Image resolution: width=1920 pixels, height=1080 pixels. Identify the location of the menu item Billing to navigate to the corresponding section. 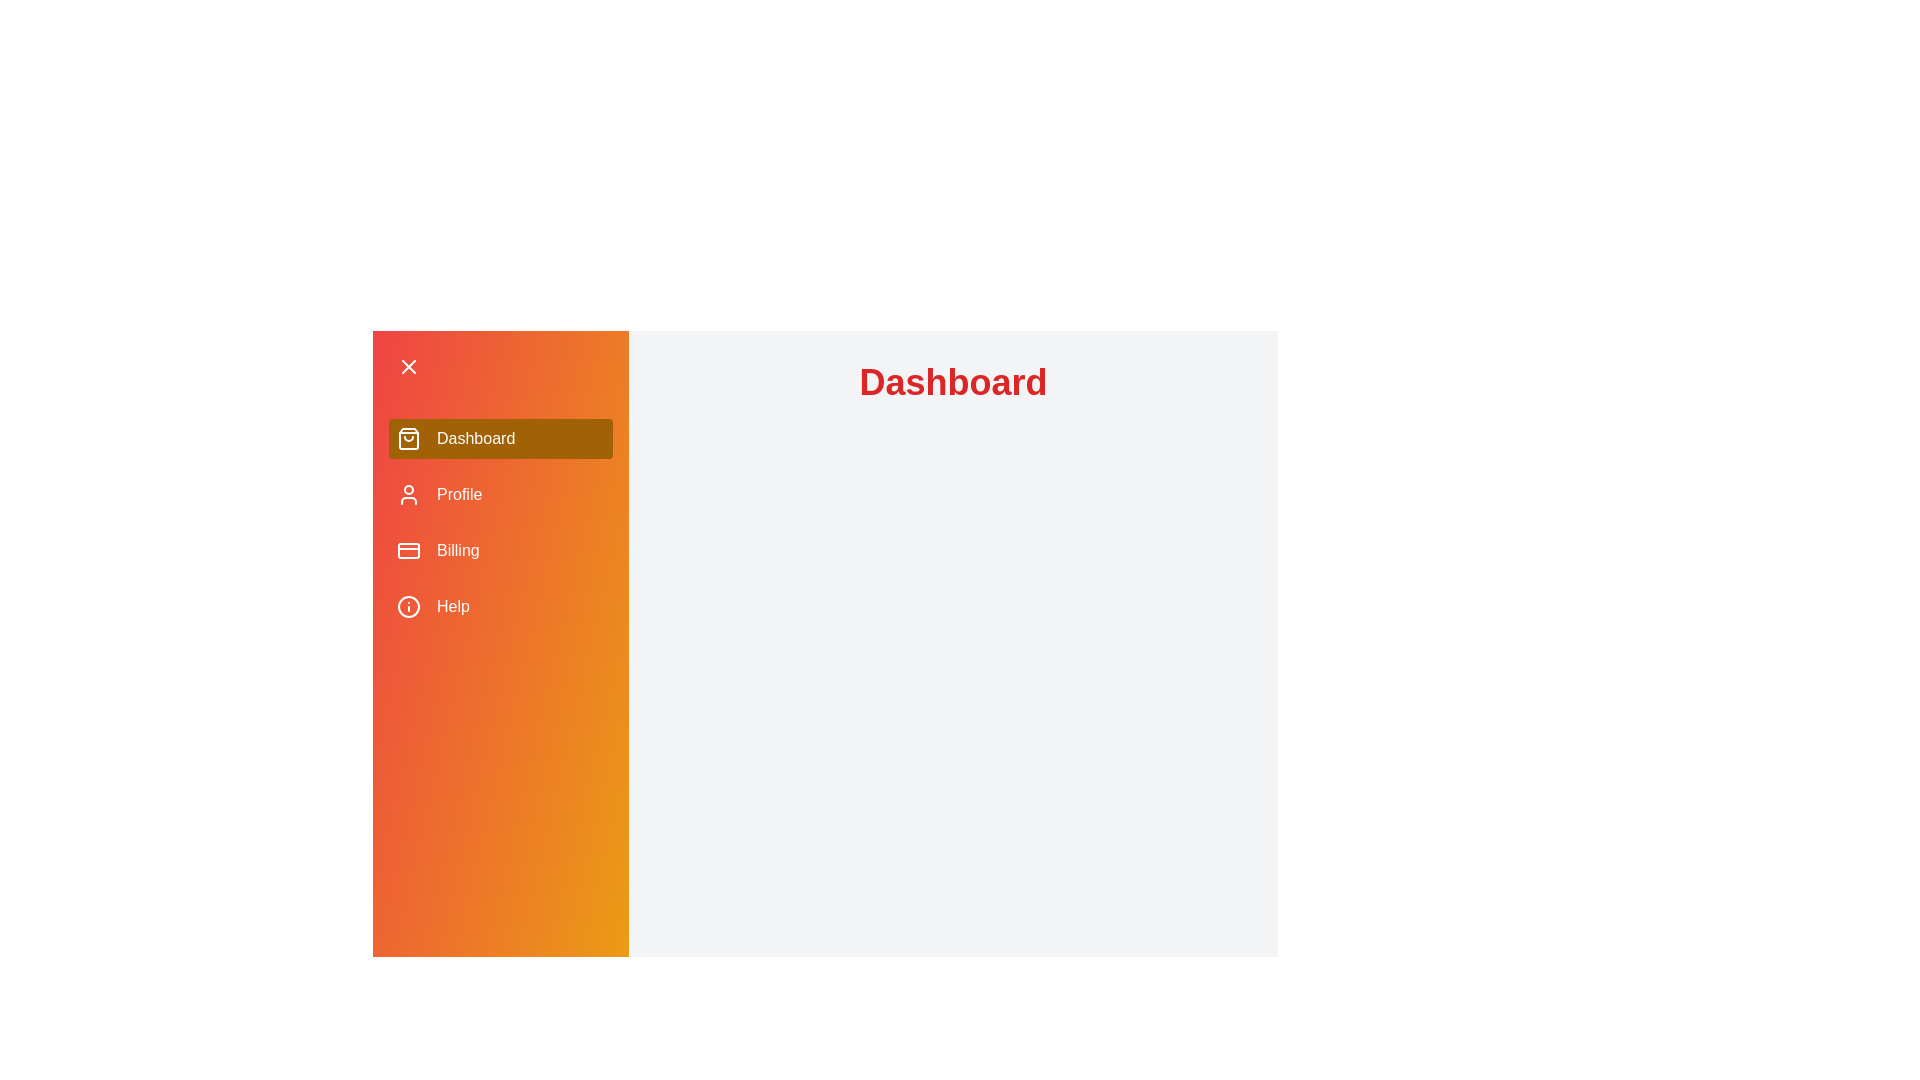
(500, 551).